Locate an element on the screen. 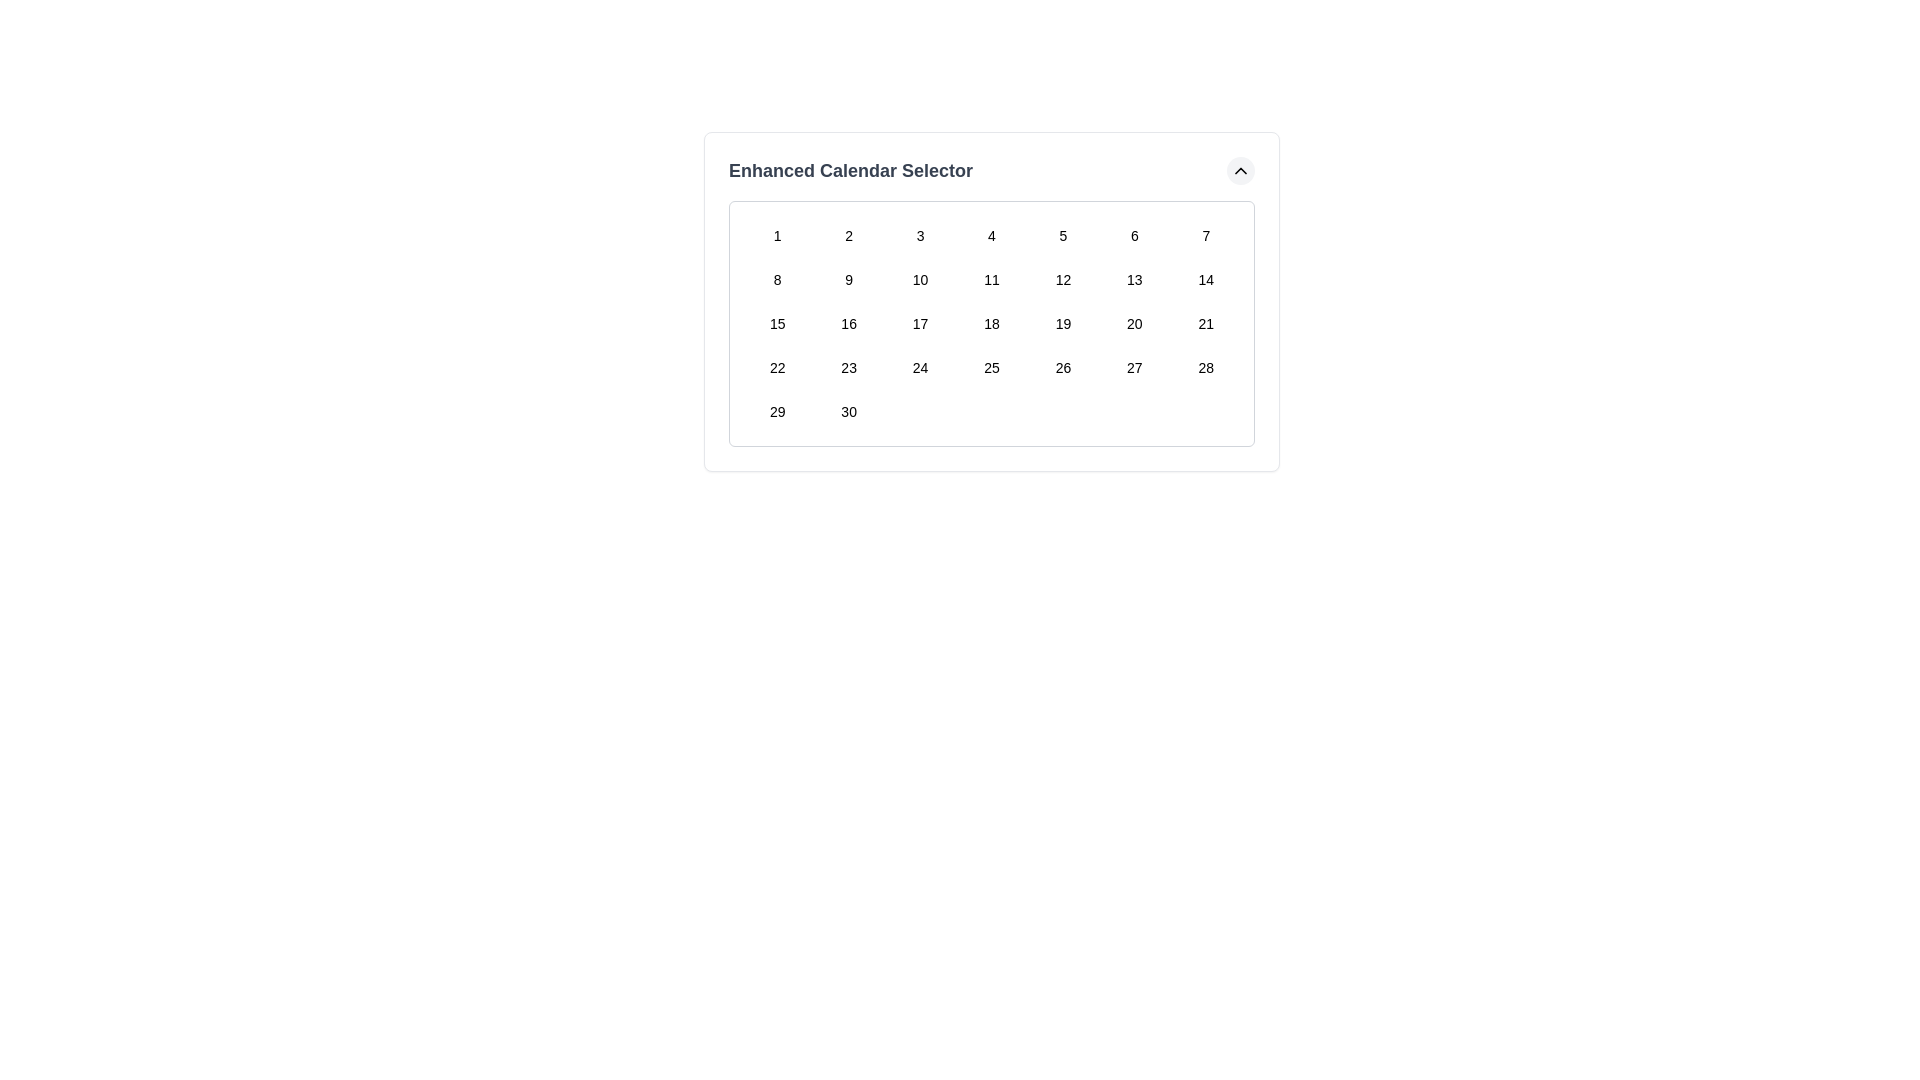 The width and height of the screenshot is (1920, 1080). the button labeled '8' in the date picker interface is located at coordinates (776, 280).